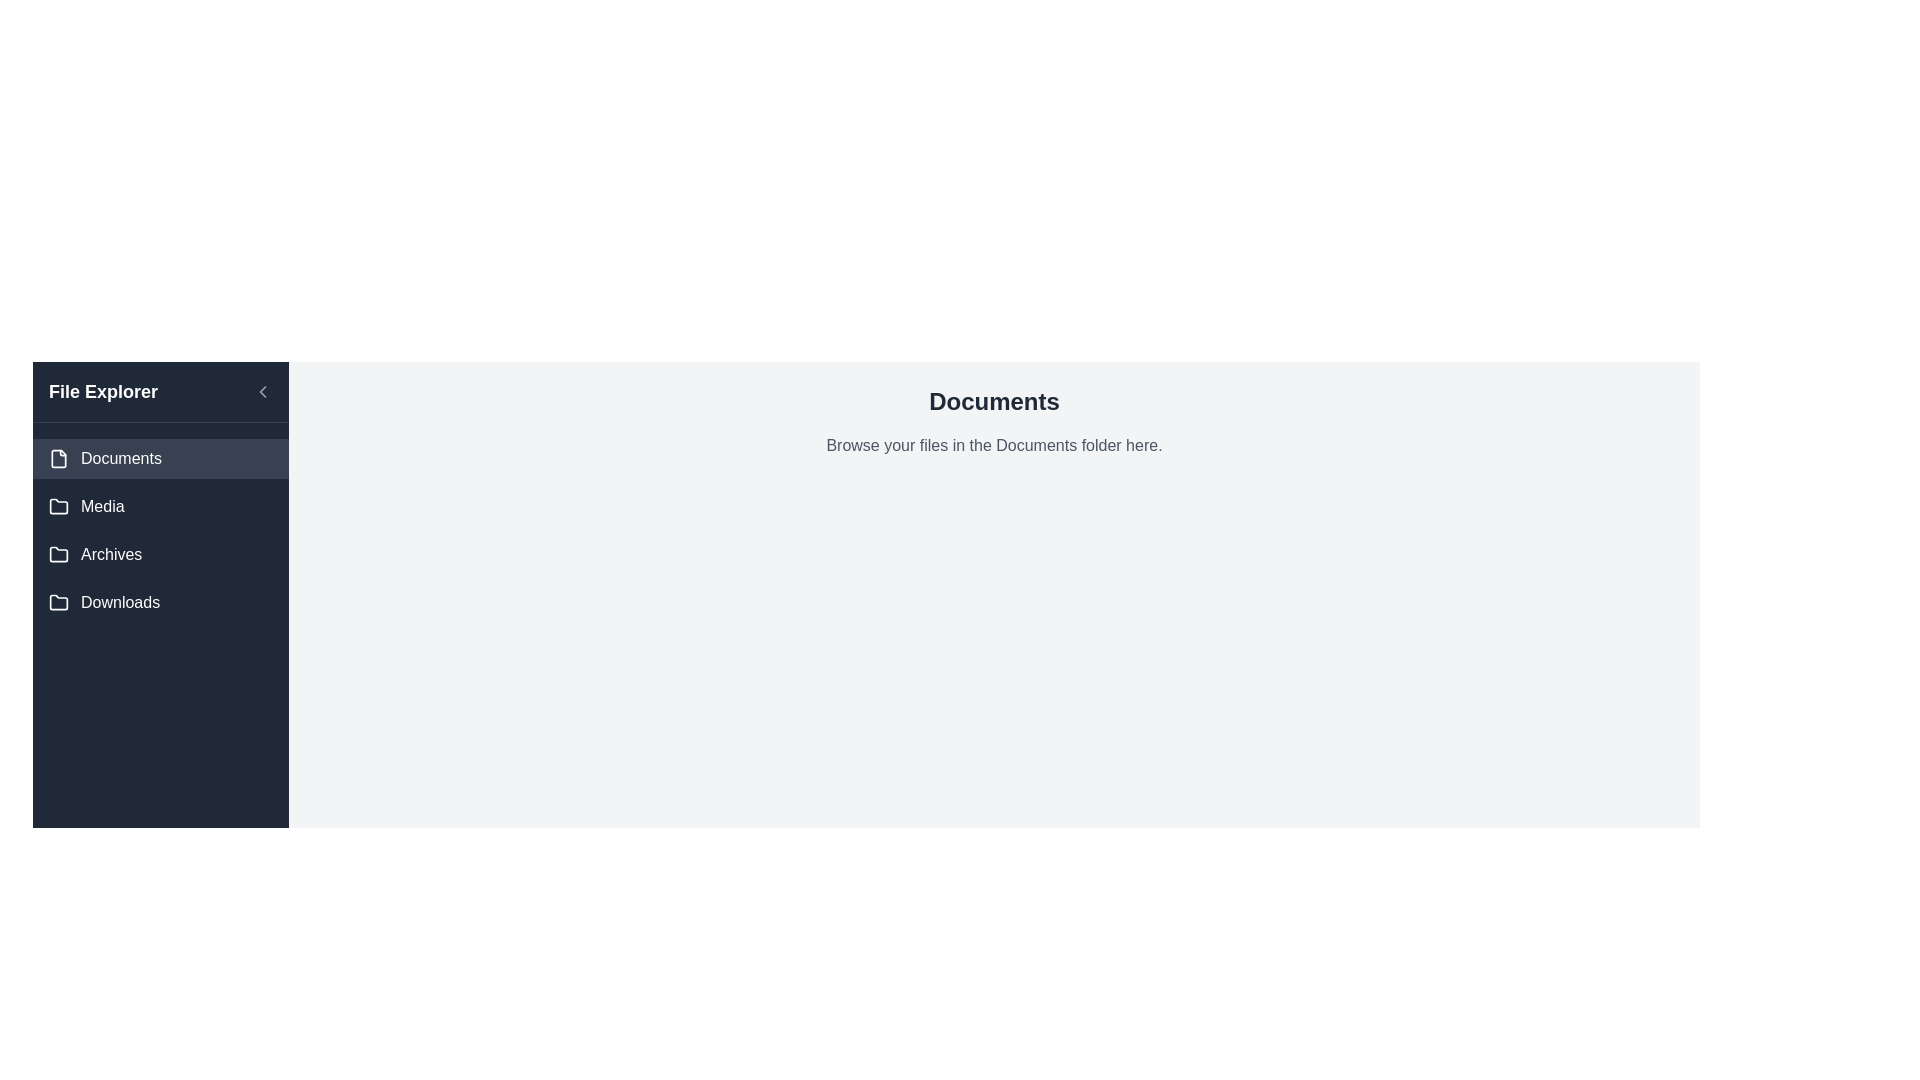 This screenshot has height=1080, width=1920. I want to click on the folder icon in the vertical navigation menu under the 'File Explorer' section, so click(58, 505).